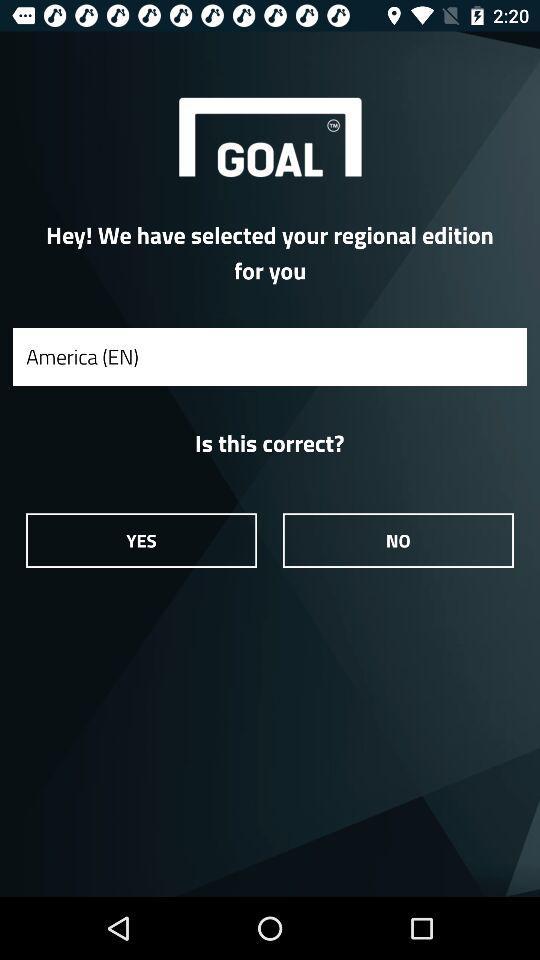 This screenshot has width=540, height=960. What do you see at coordinates (398, 539) in the screenshot?
I see `icon next to the yes item` at bounding box center [398, 539].